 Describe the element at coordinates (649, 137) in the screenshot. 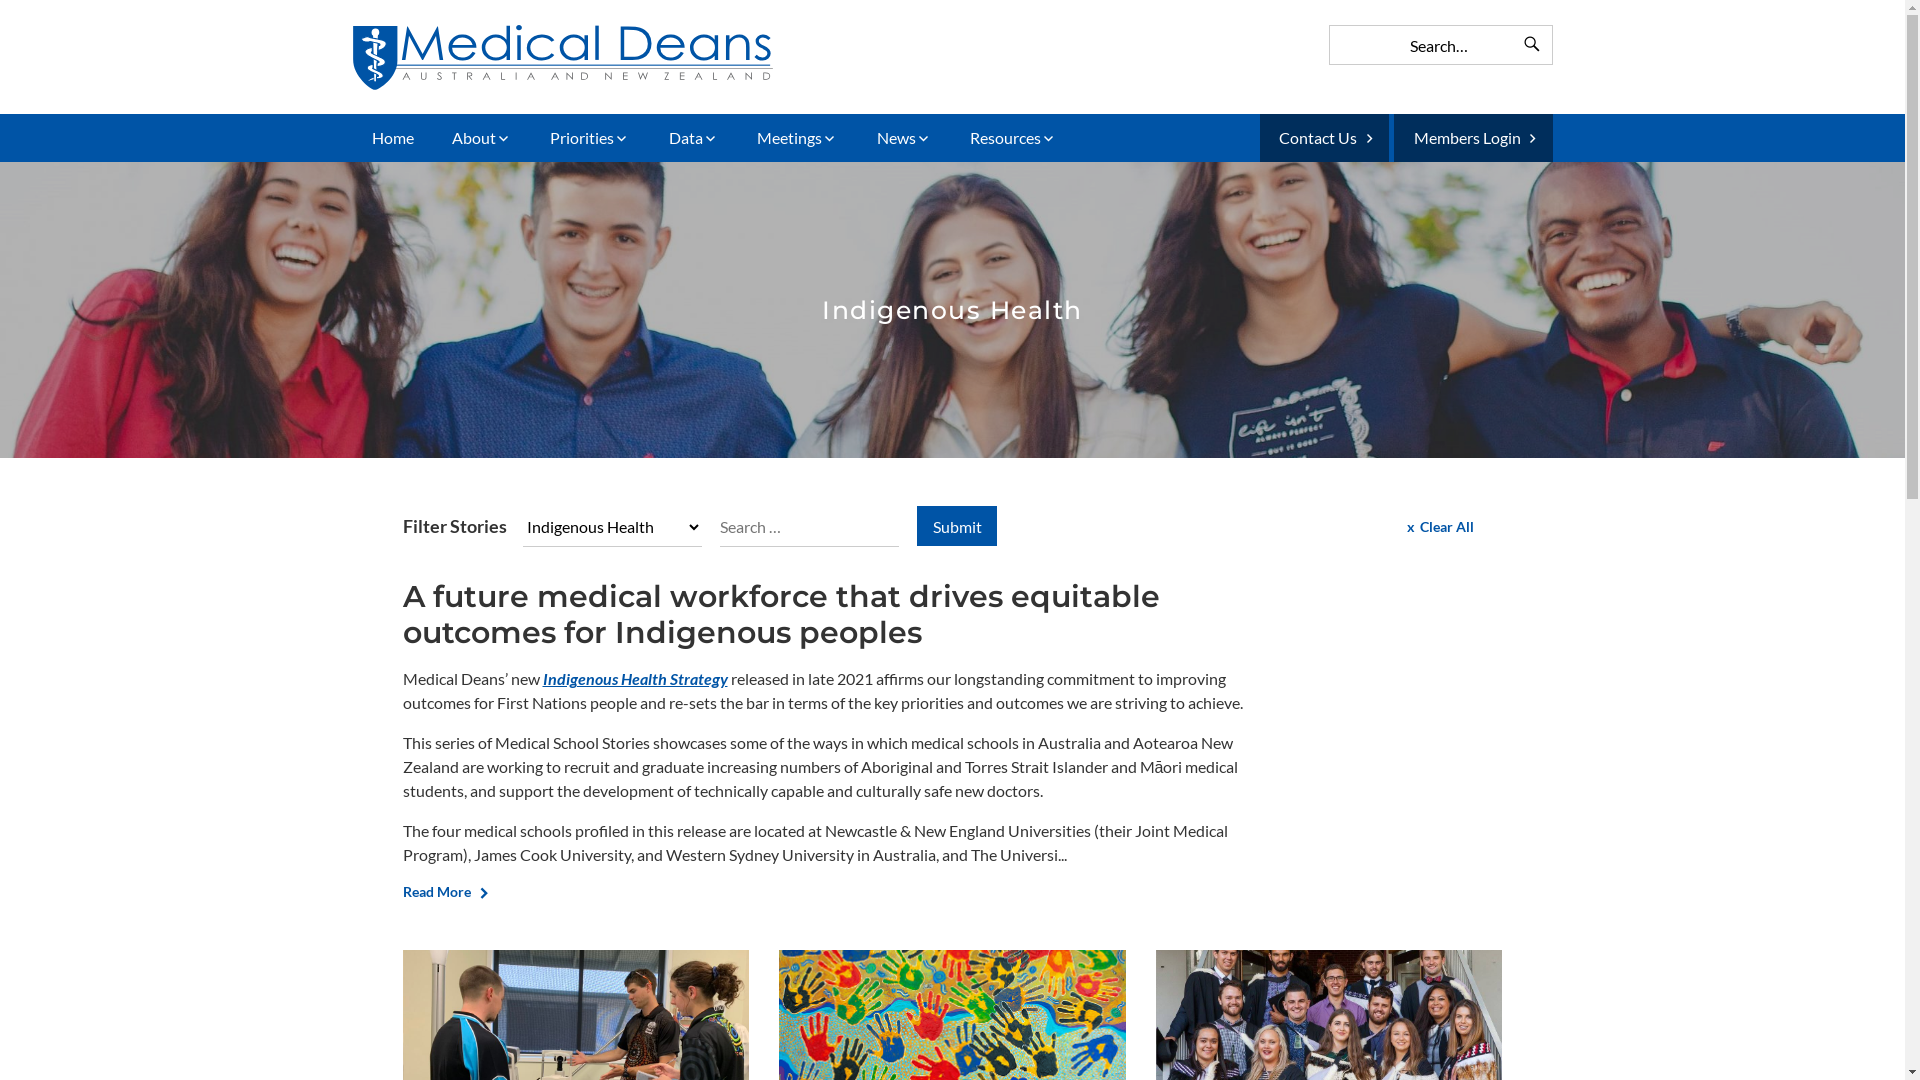

I see `'Data'` at that location.